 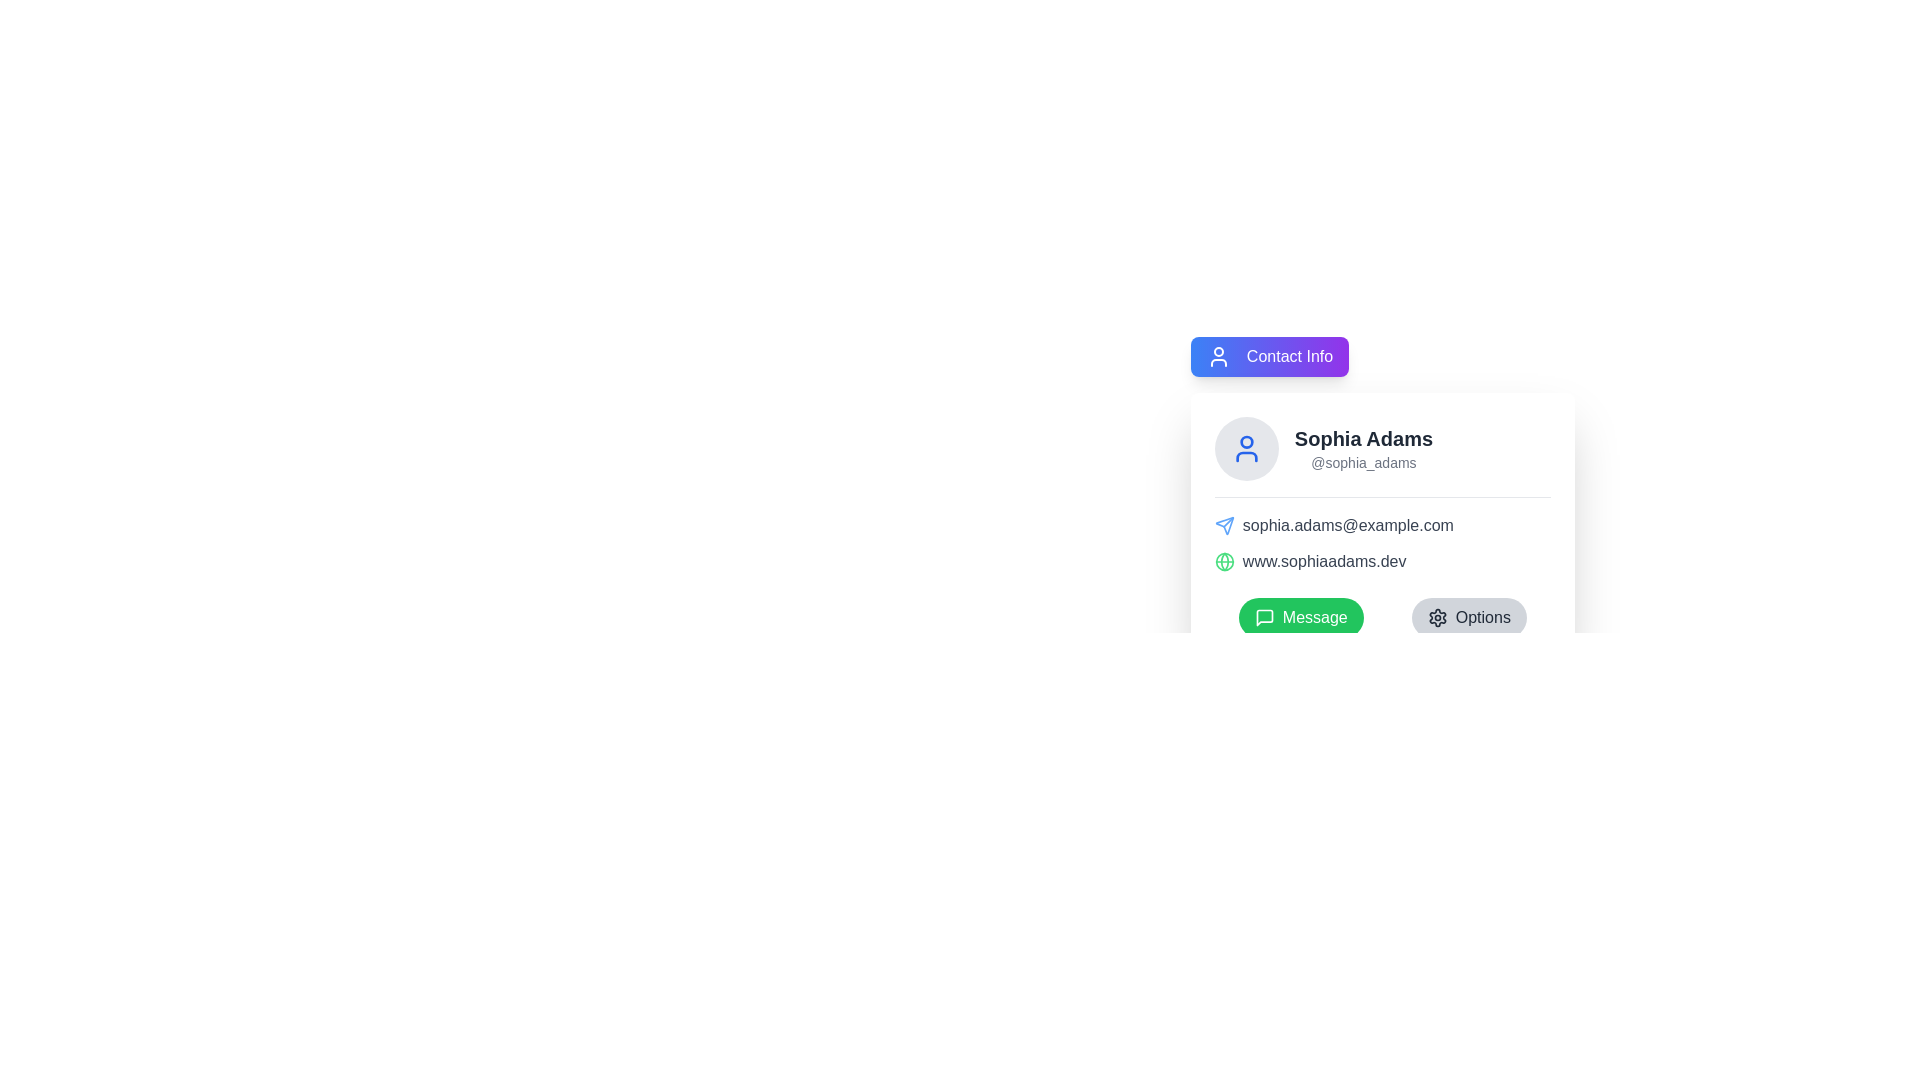 What do you see at coordinates (1436, 616) in the screenshot?
I see `the gear icon in the Options button area adjacent` at bounding box center [1436, 616].